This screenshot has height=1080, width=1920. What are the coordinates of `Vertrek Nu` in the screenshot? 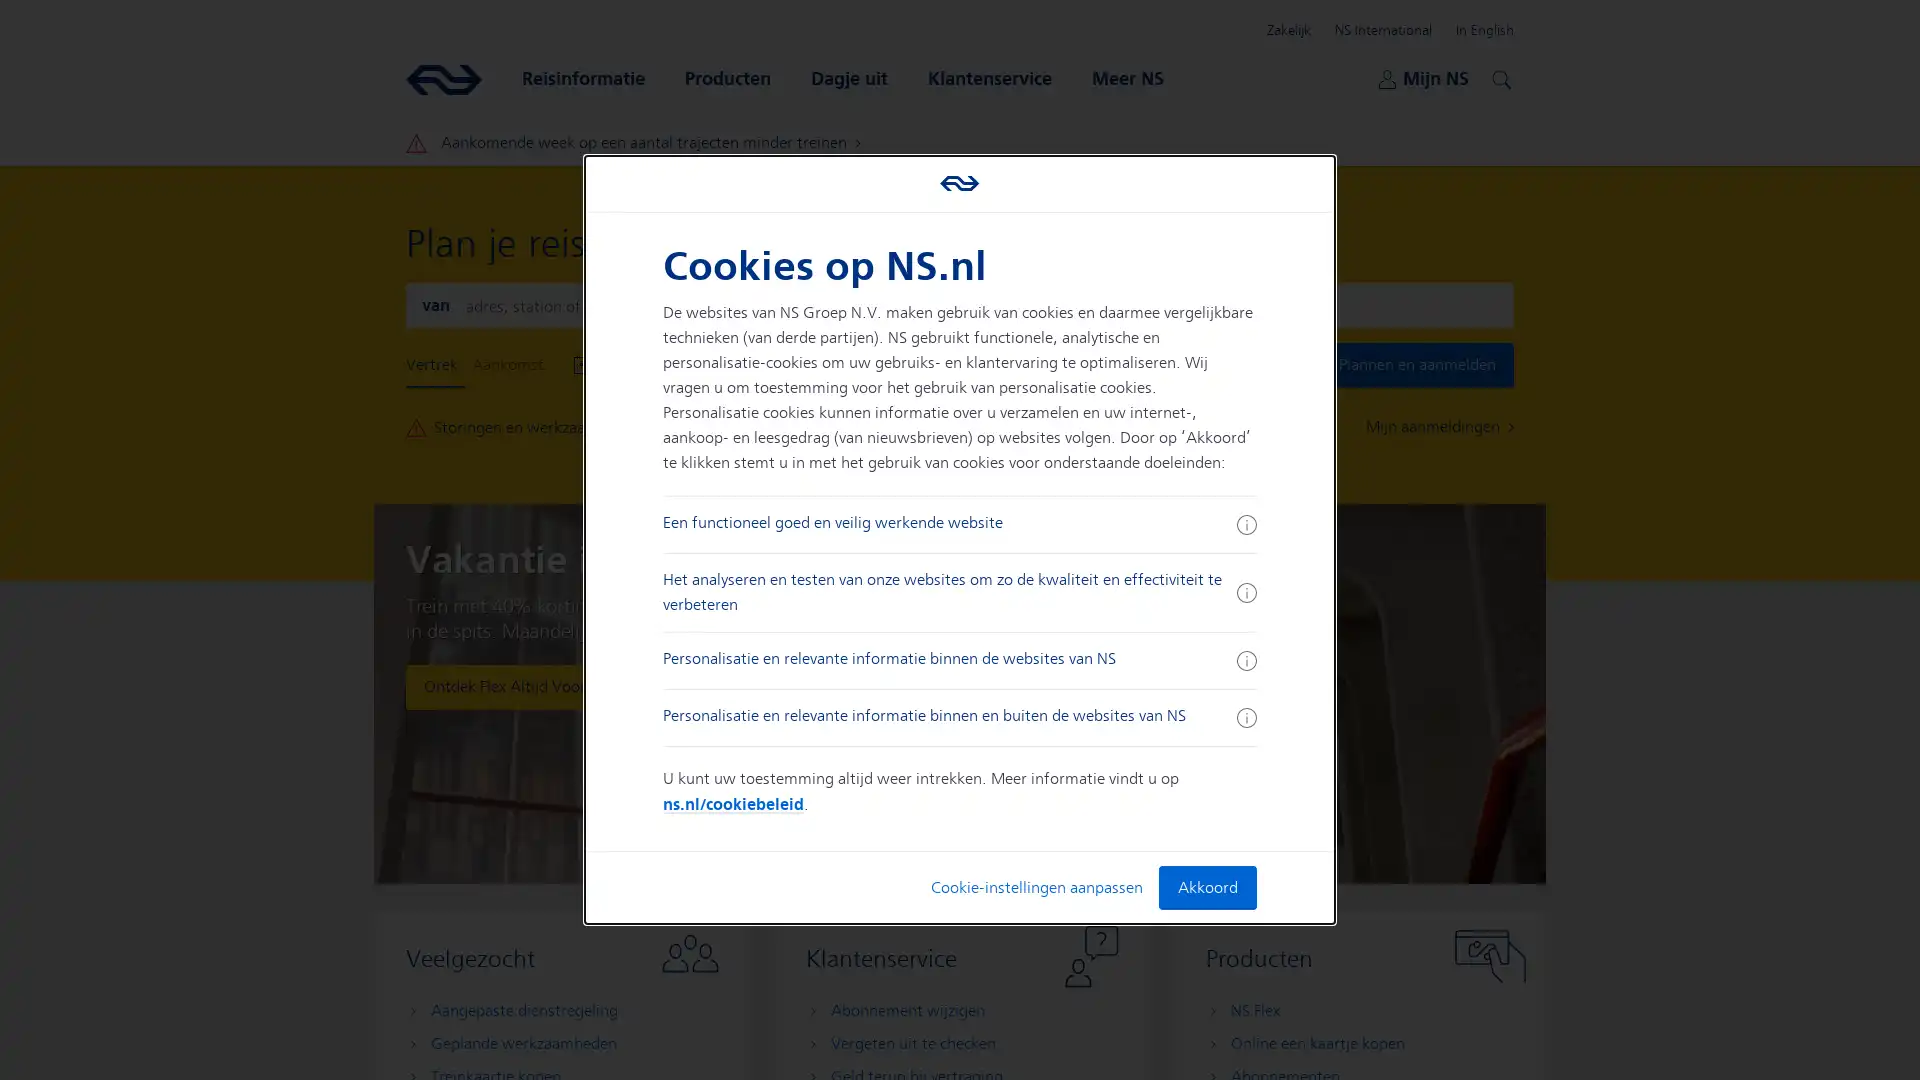 It's located at (830, 365).